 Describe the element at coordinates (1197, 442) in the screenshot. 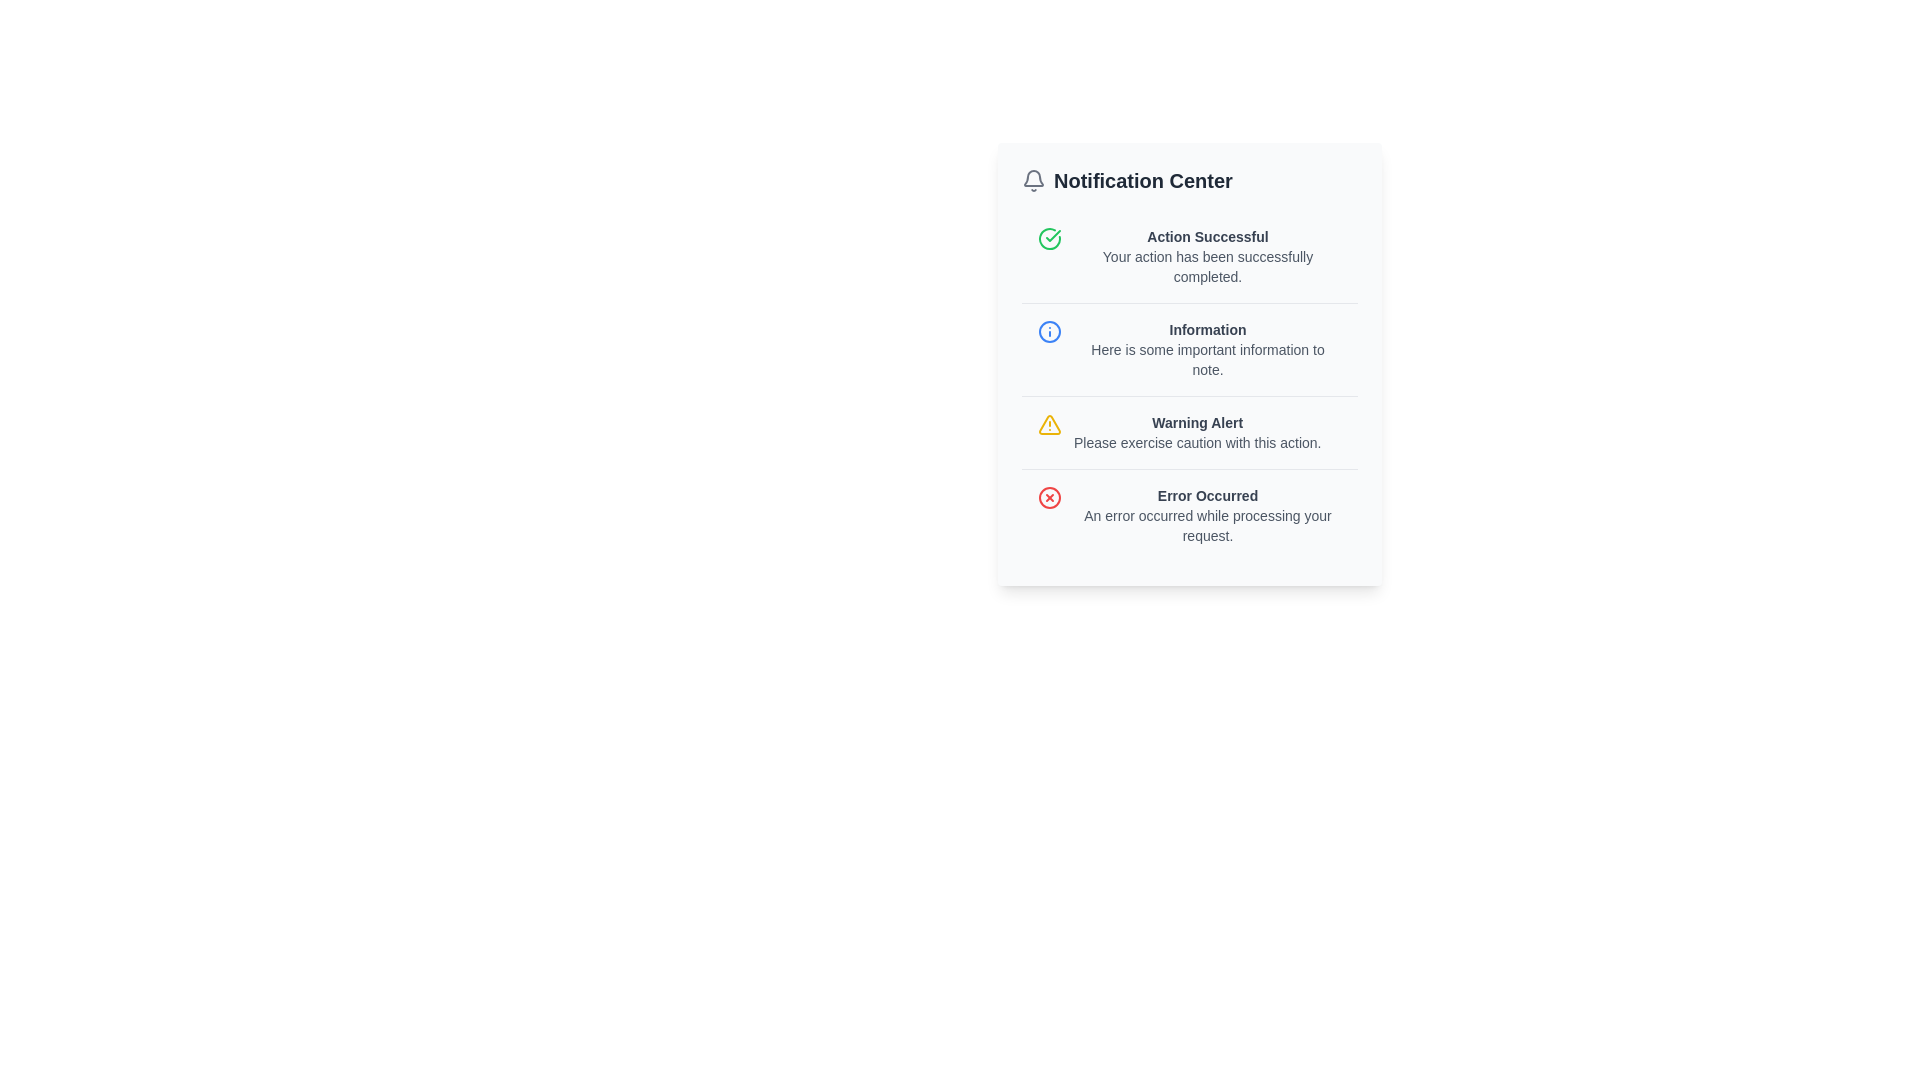

I see `the text element that reads 'Please exercise caution with this action.' which is styled in a small light gray font and located below the 'Warning Alert' text` at that location.